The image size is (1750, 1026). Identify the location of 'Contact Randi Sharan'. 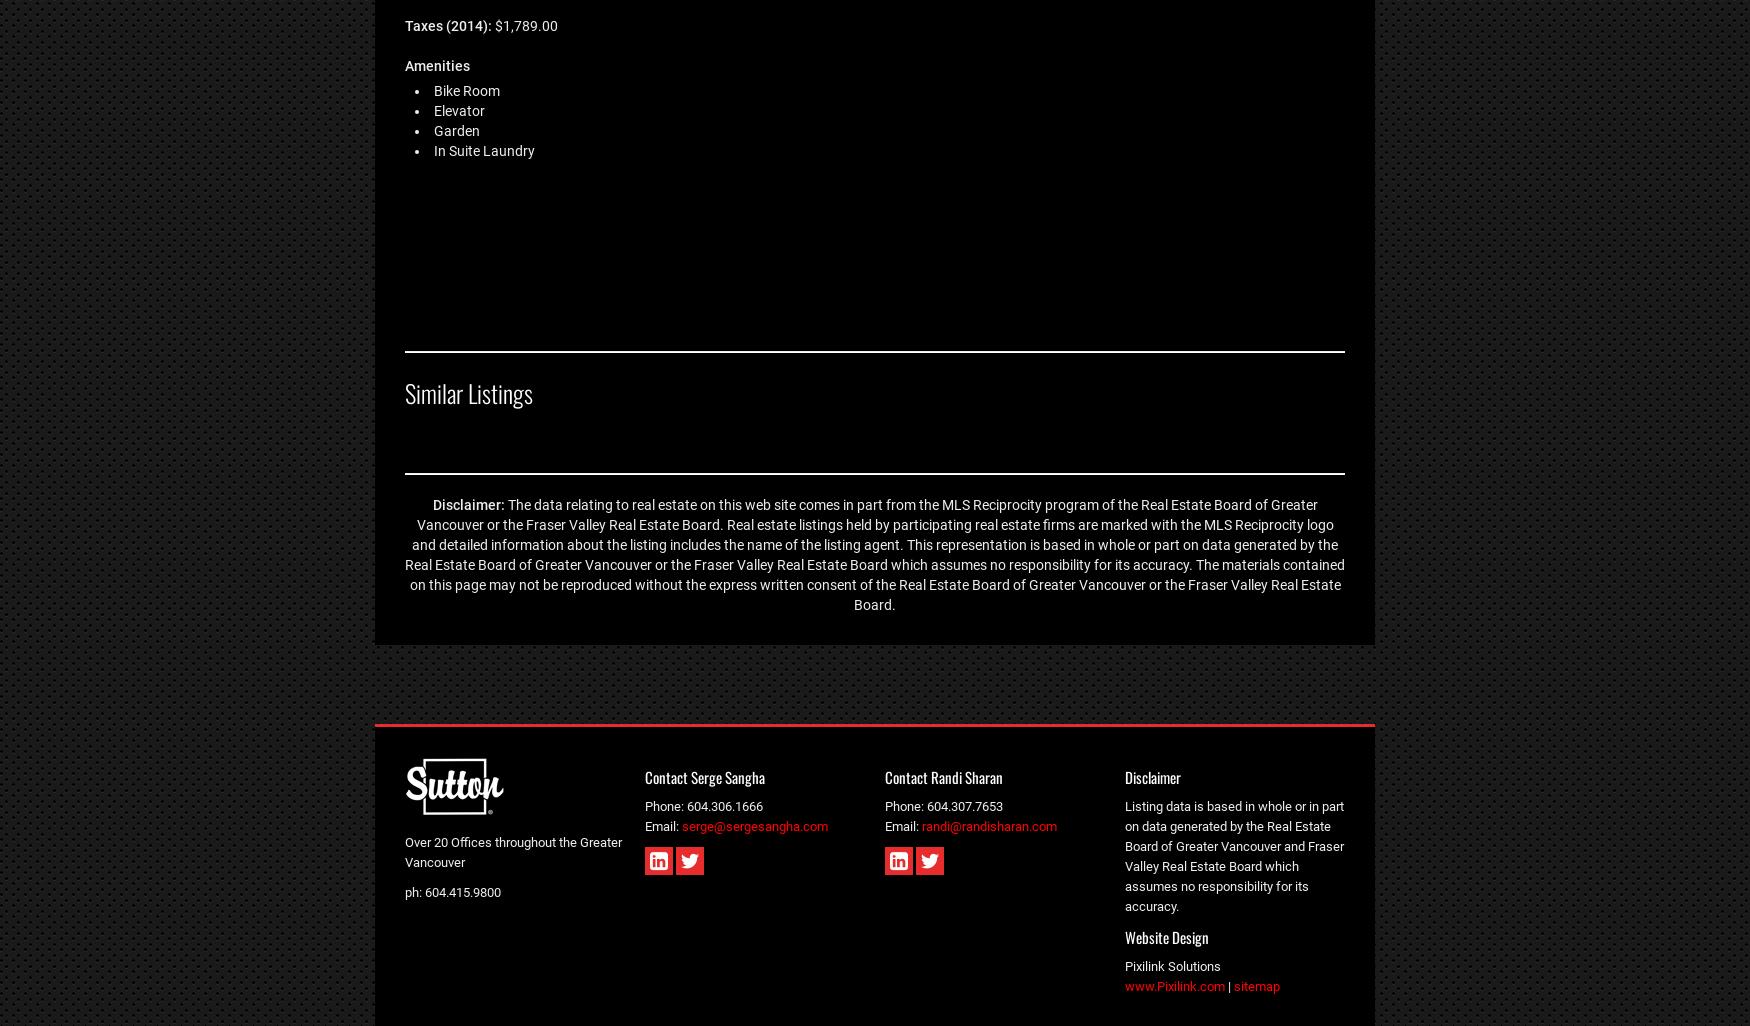
(943, 775).